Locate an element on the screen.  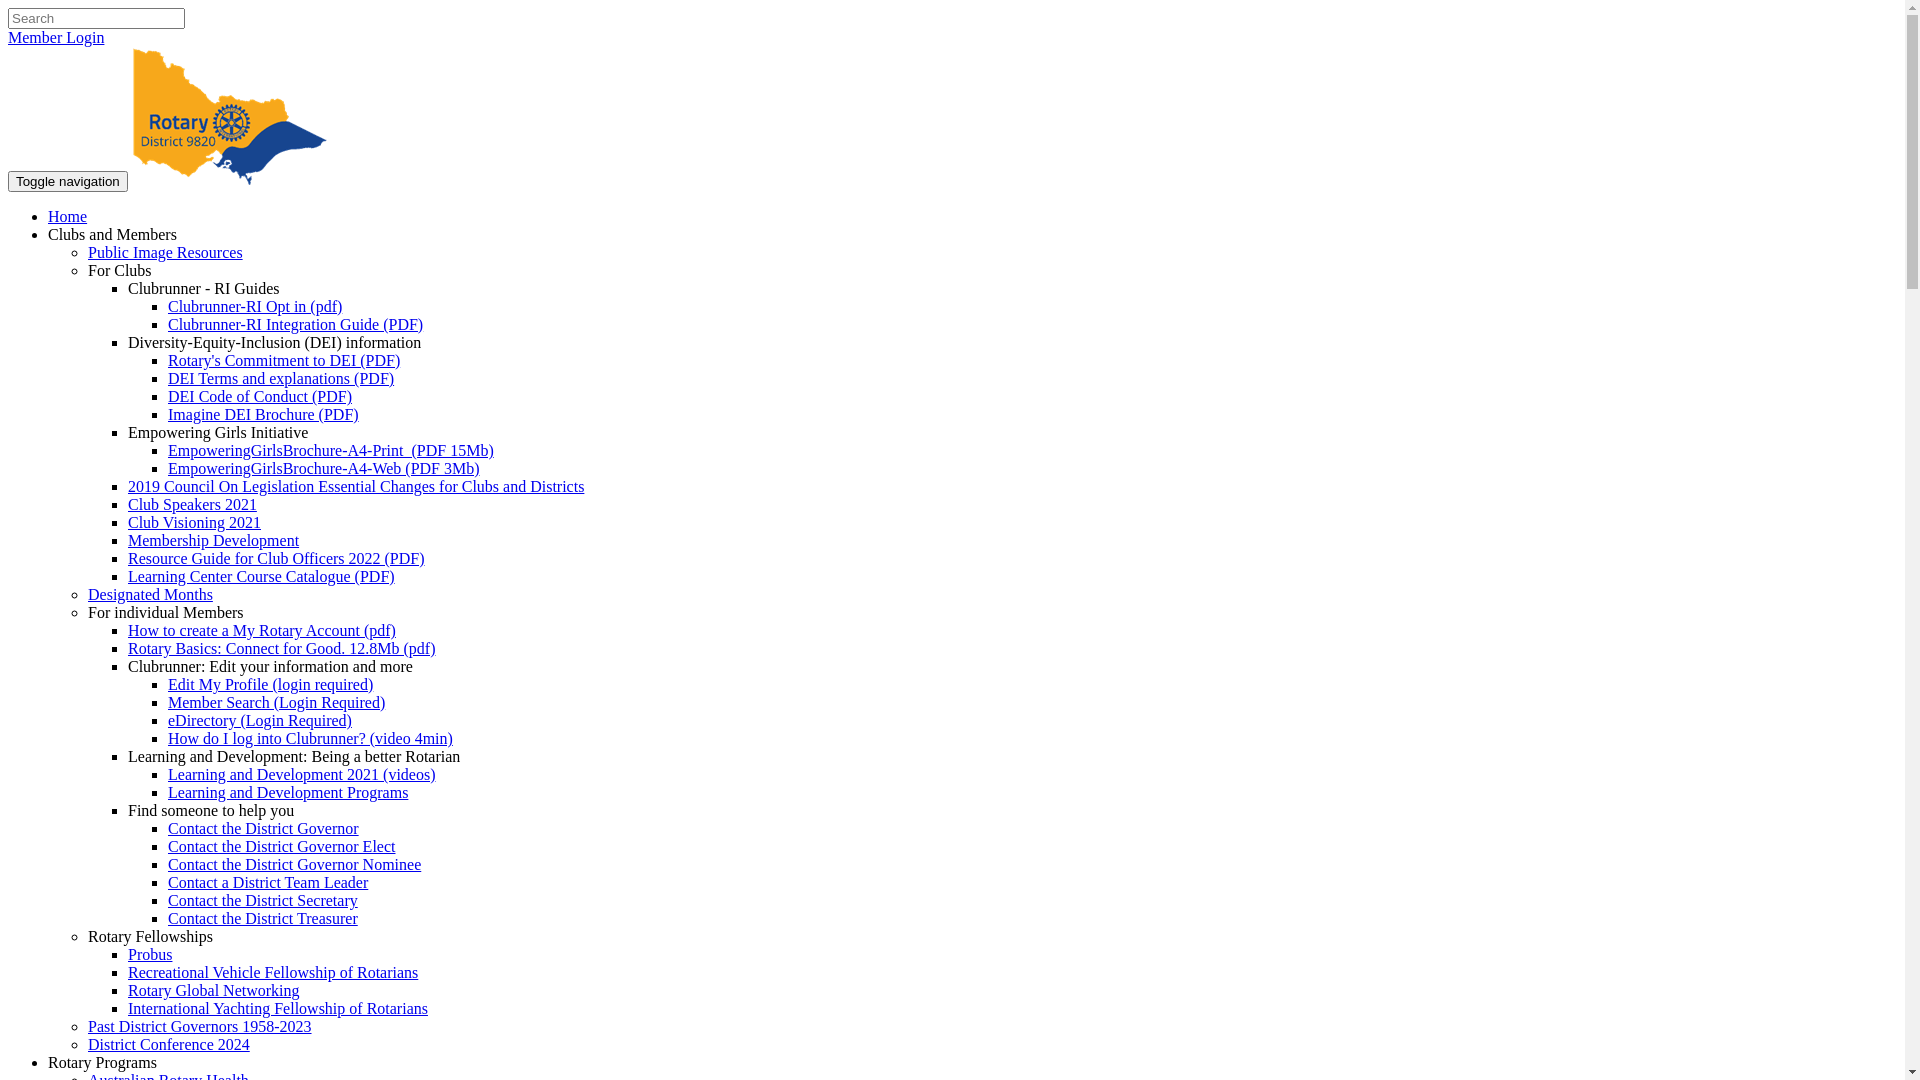
'Contact the District Treasurer' is located at coordinates (262, 918).